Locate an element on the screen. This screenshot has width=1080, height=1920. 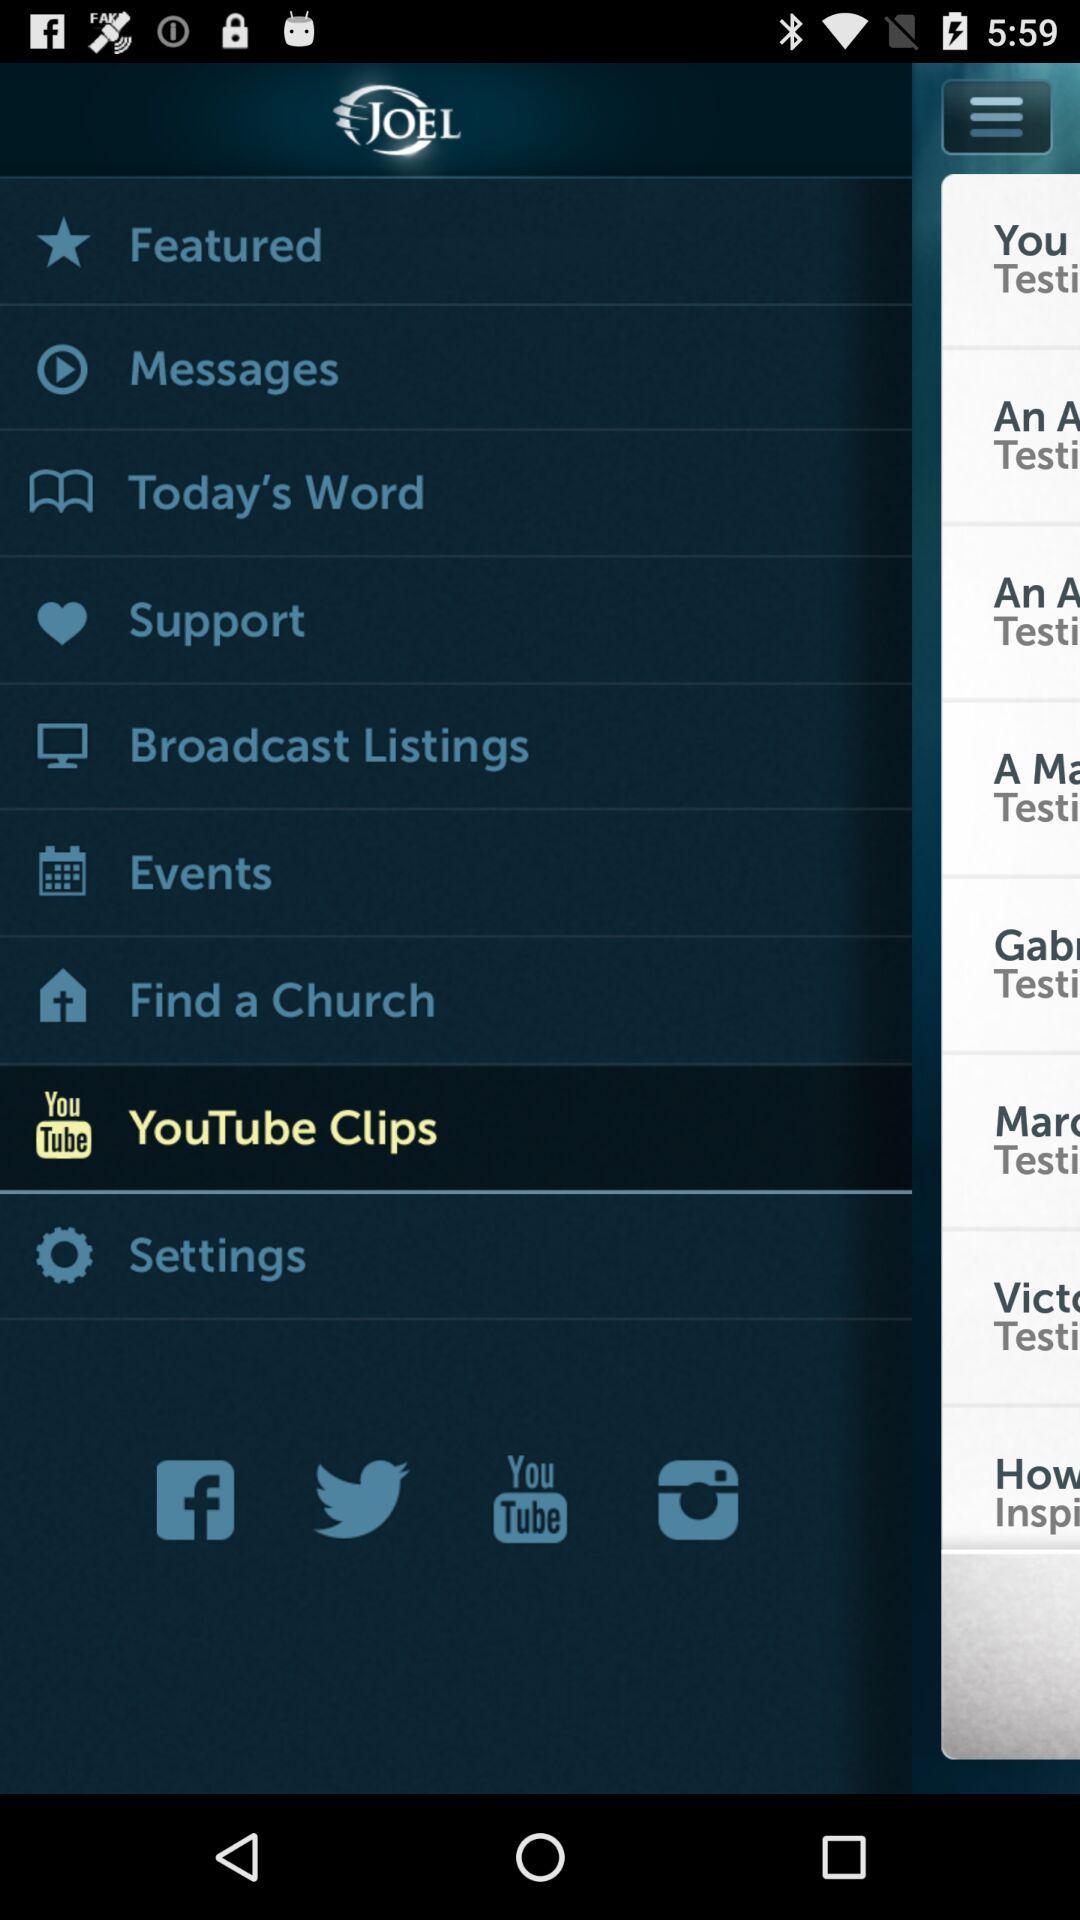
joel 's event schedule is located at coordinates (455, 875).